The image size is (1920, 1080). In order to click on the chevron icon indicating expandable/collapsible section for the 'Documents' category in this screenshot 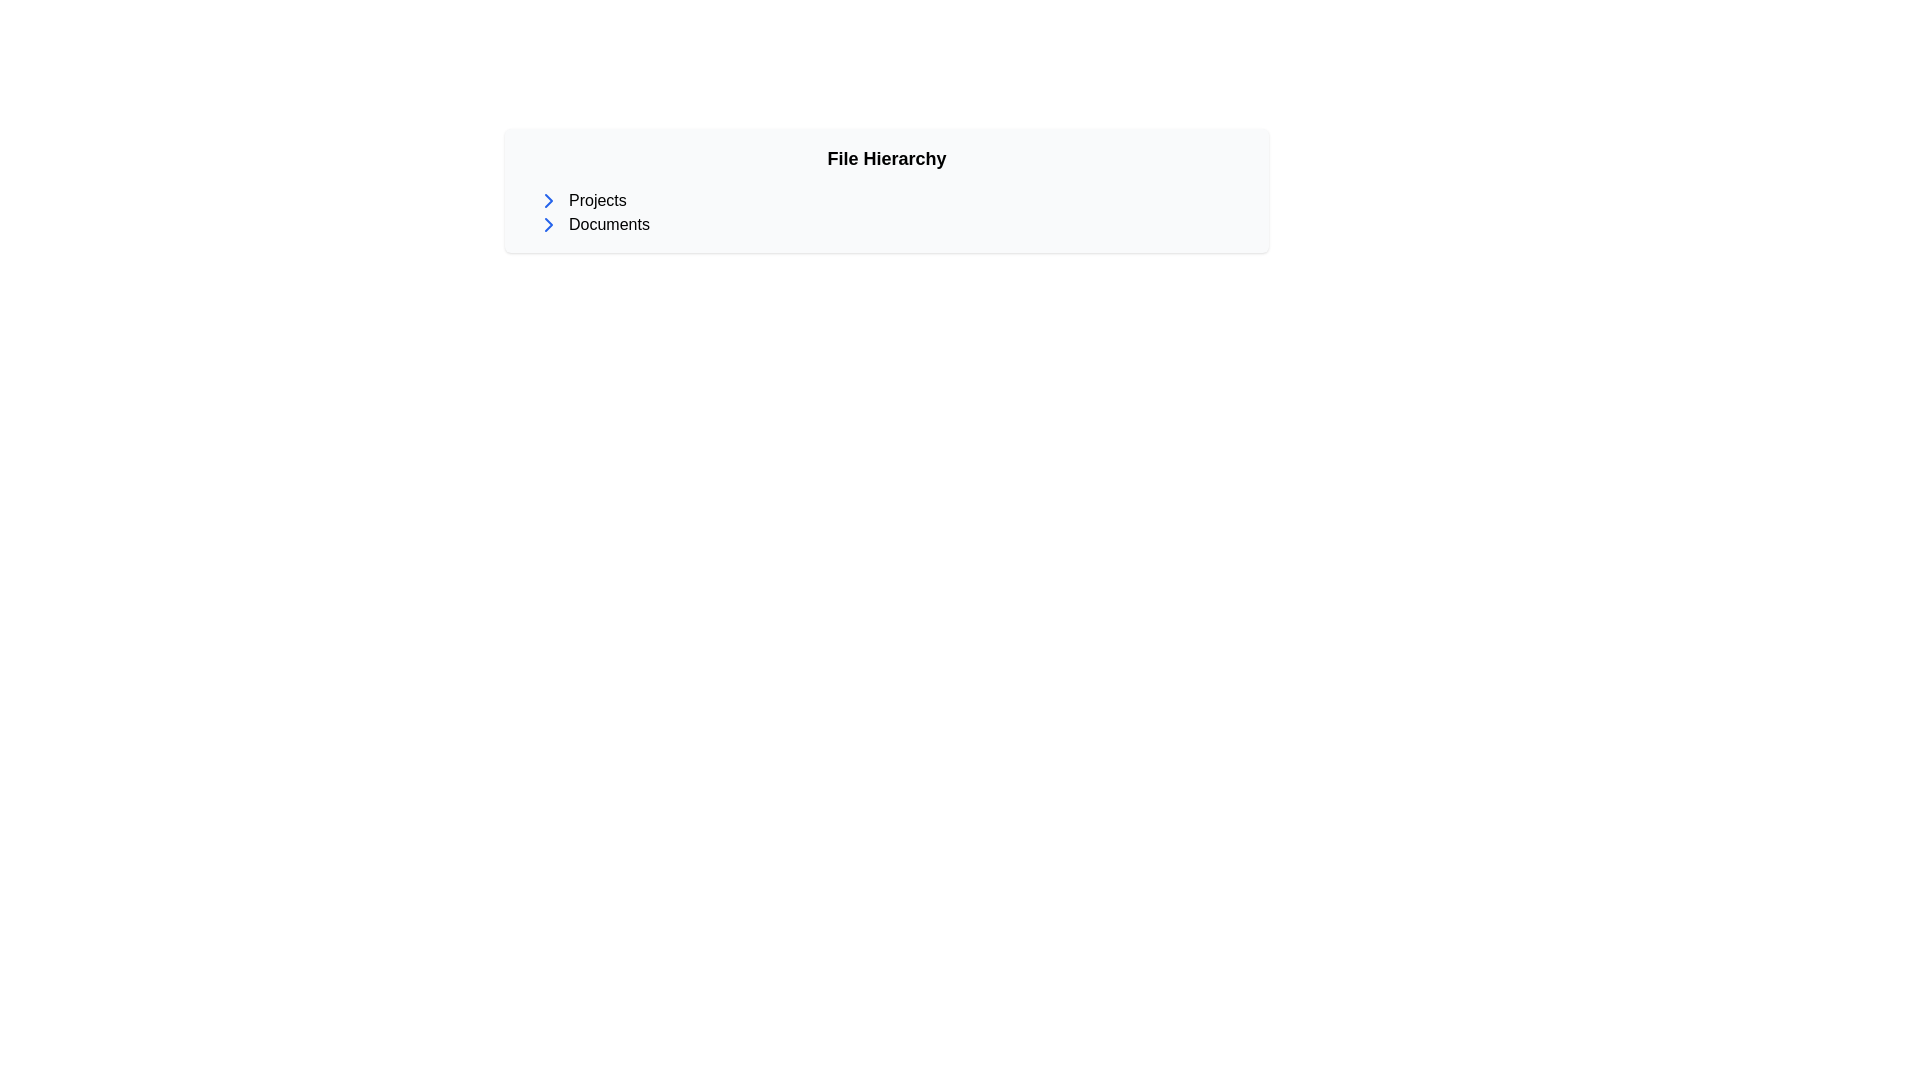, I will do `click(548, 224)`.